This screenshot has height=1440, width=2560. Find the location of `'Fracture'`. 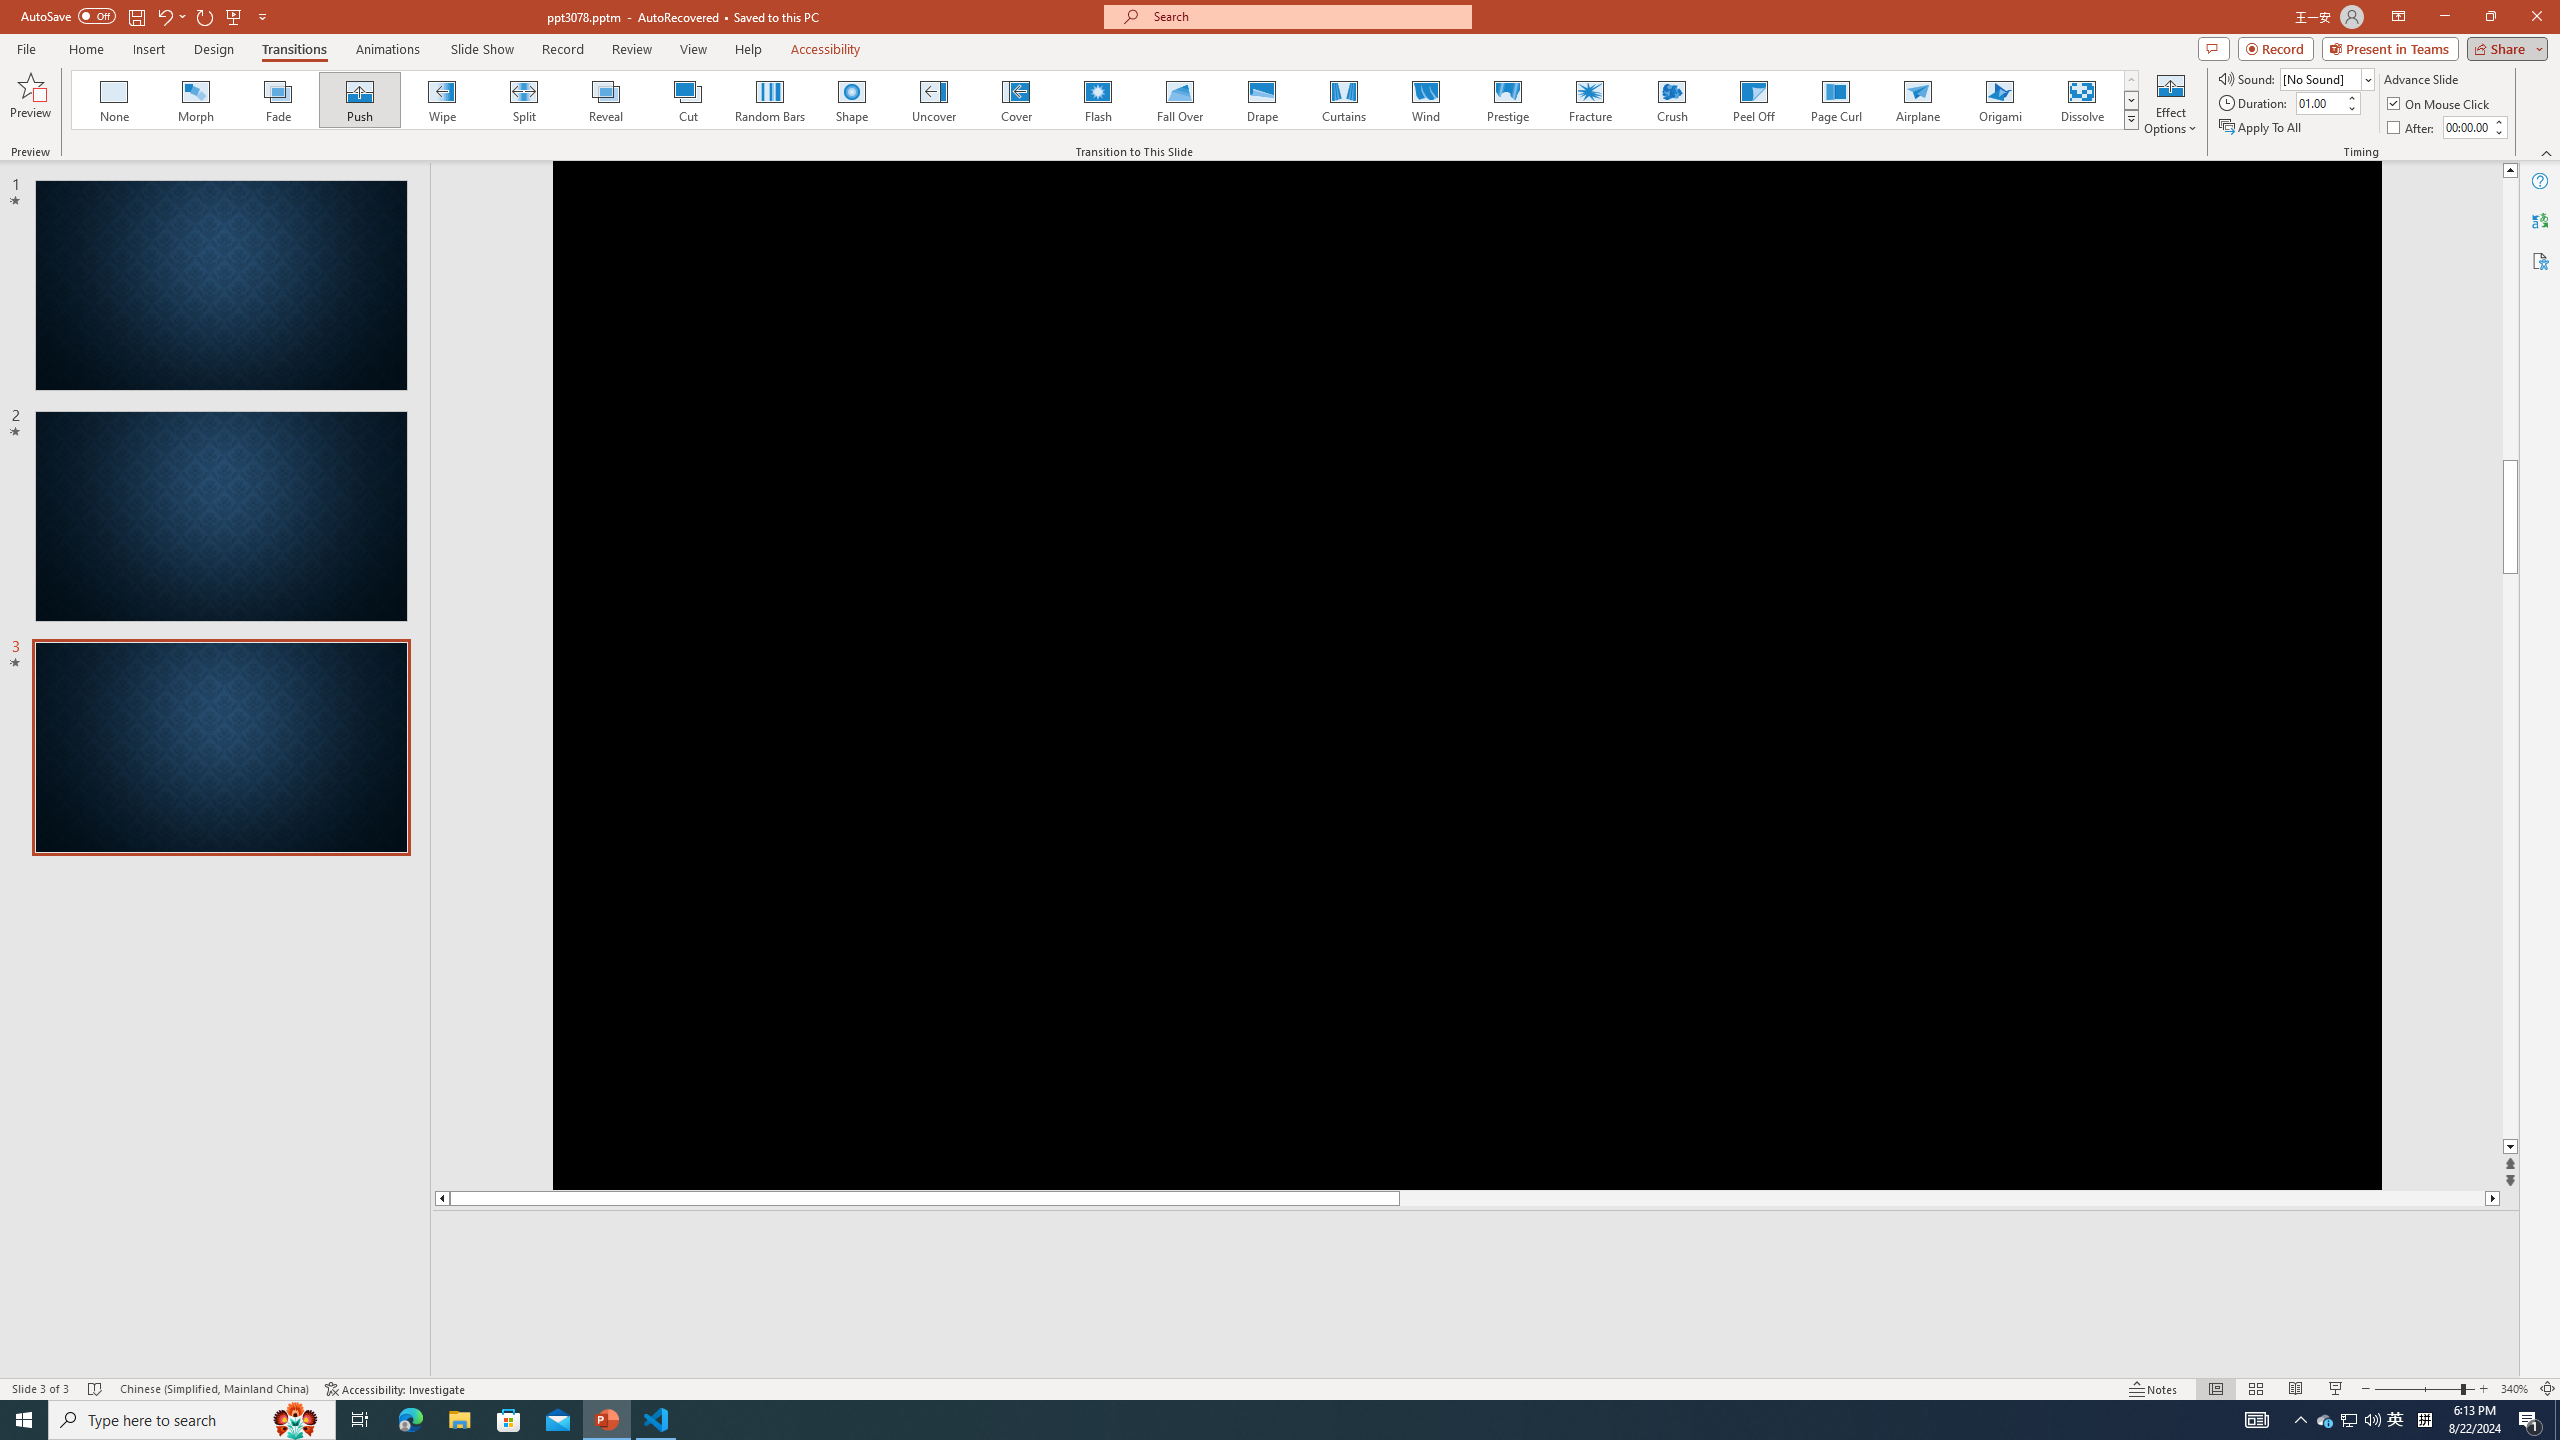

'Fracture' is located at coordinates (1589, 99).